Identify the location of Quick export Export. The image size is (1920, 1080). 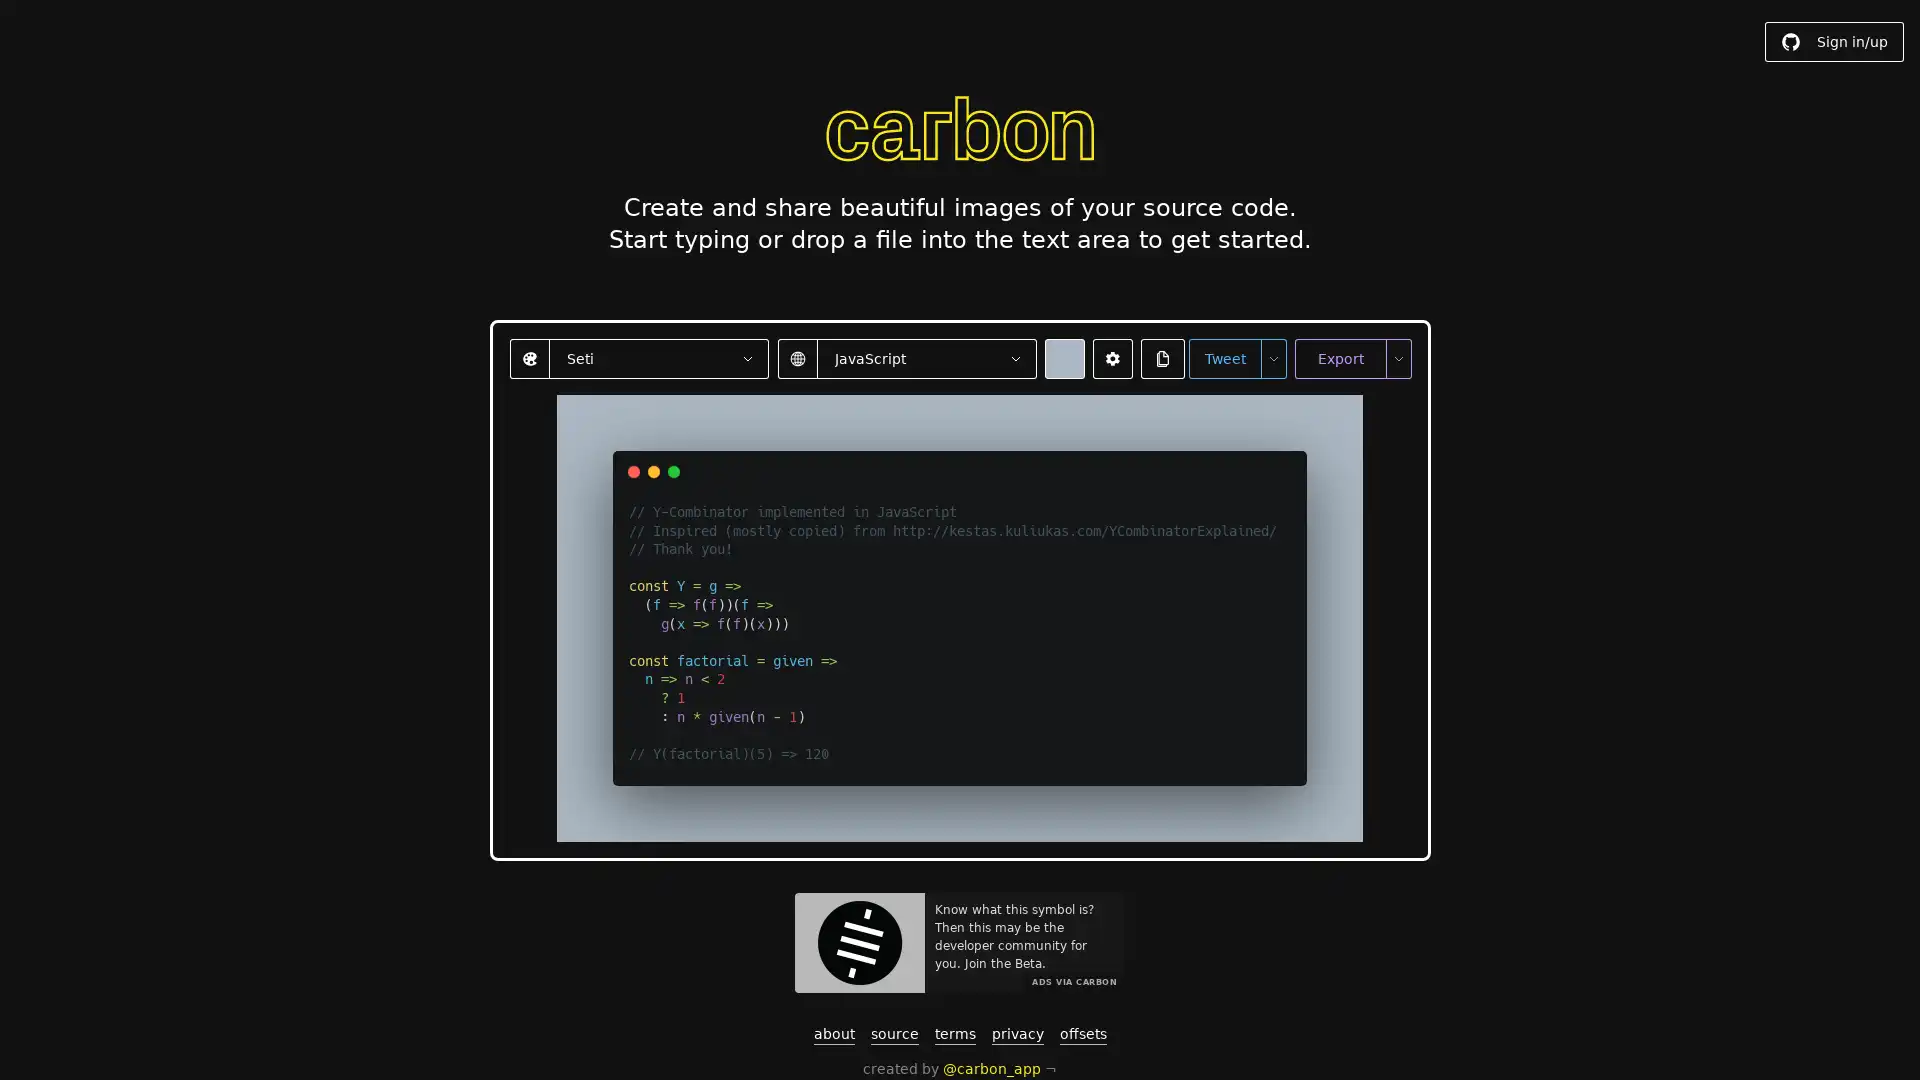
(1339, 357).